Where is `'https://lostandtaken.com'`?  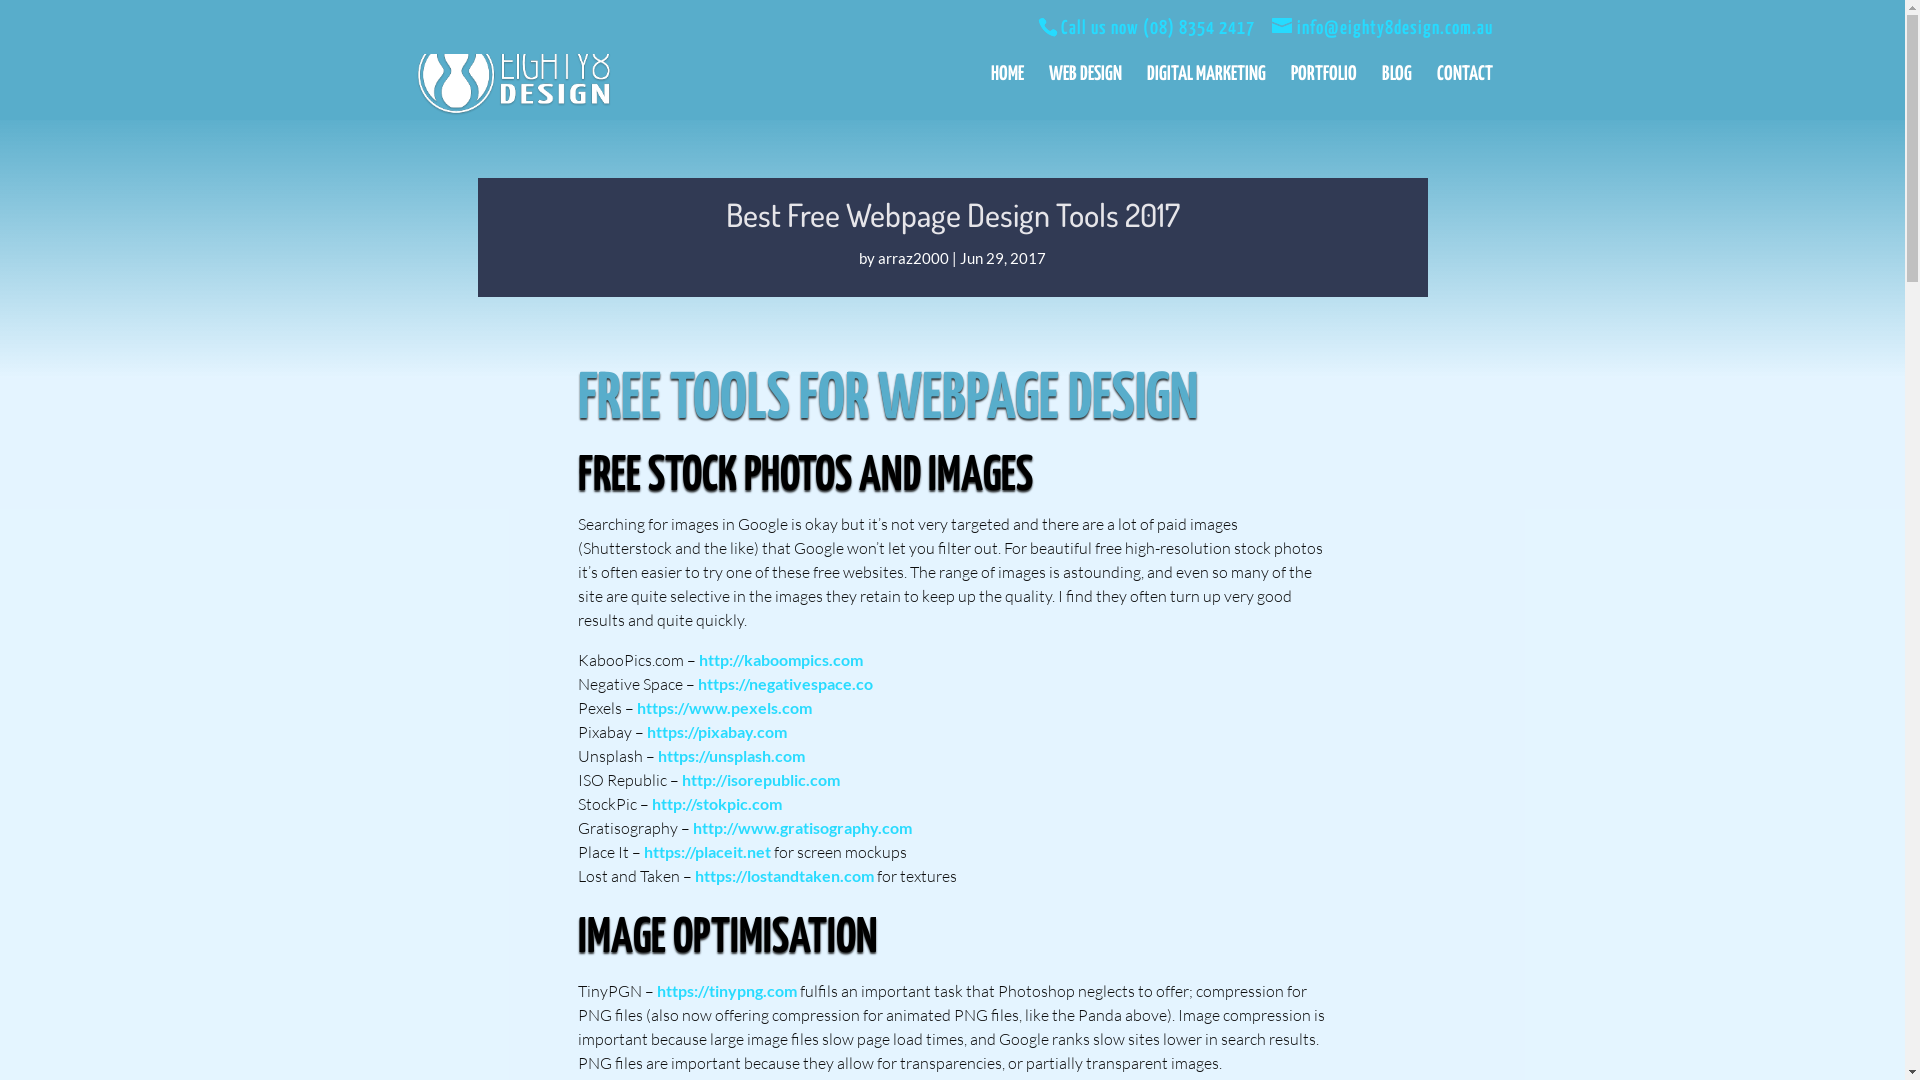 'https://lostandtaken.com' is located at coordinates (782, 874).